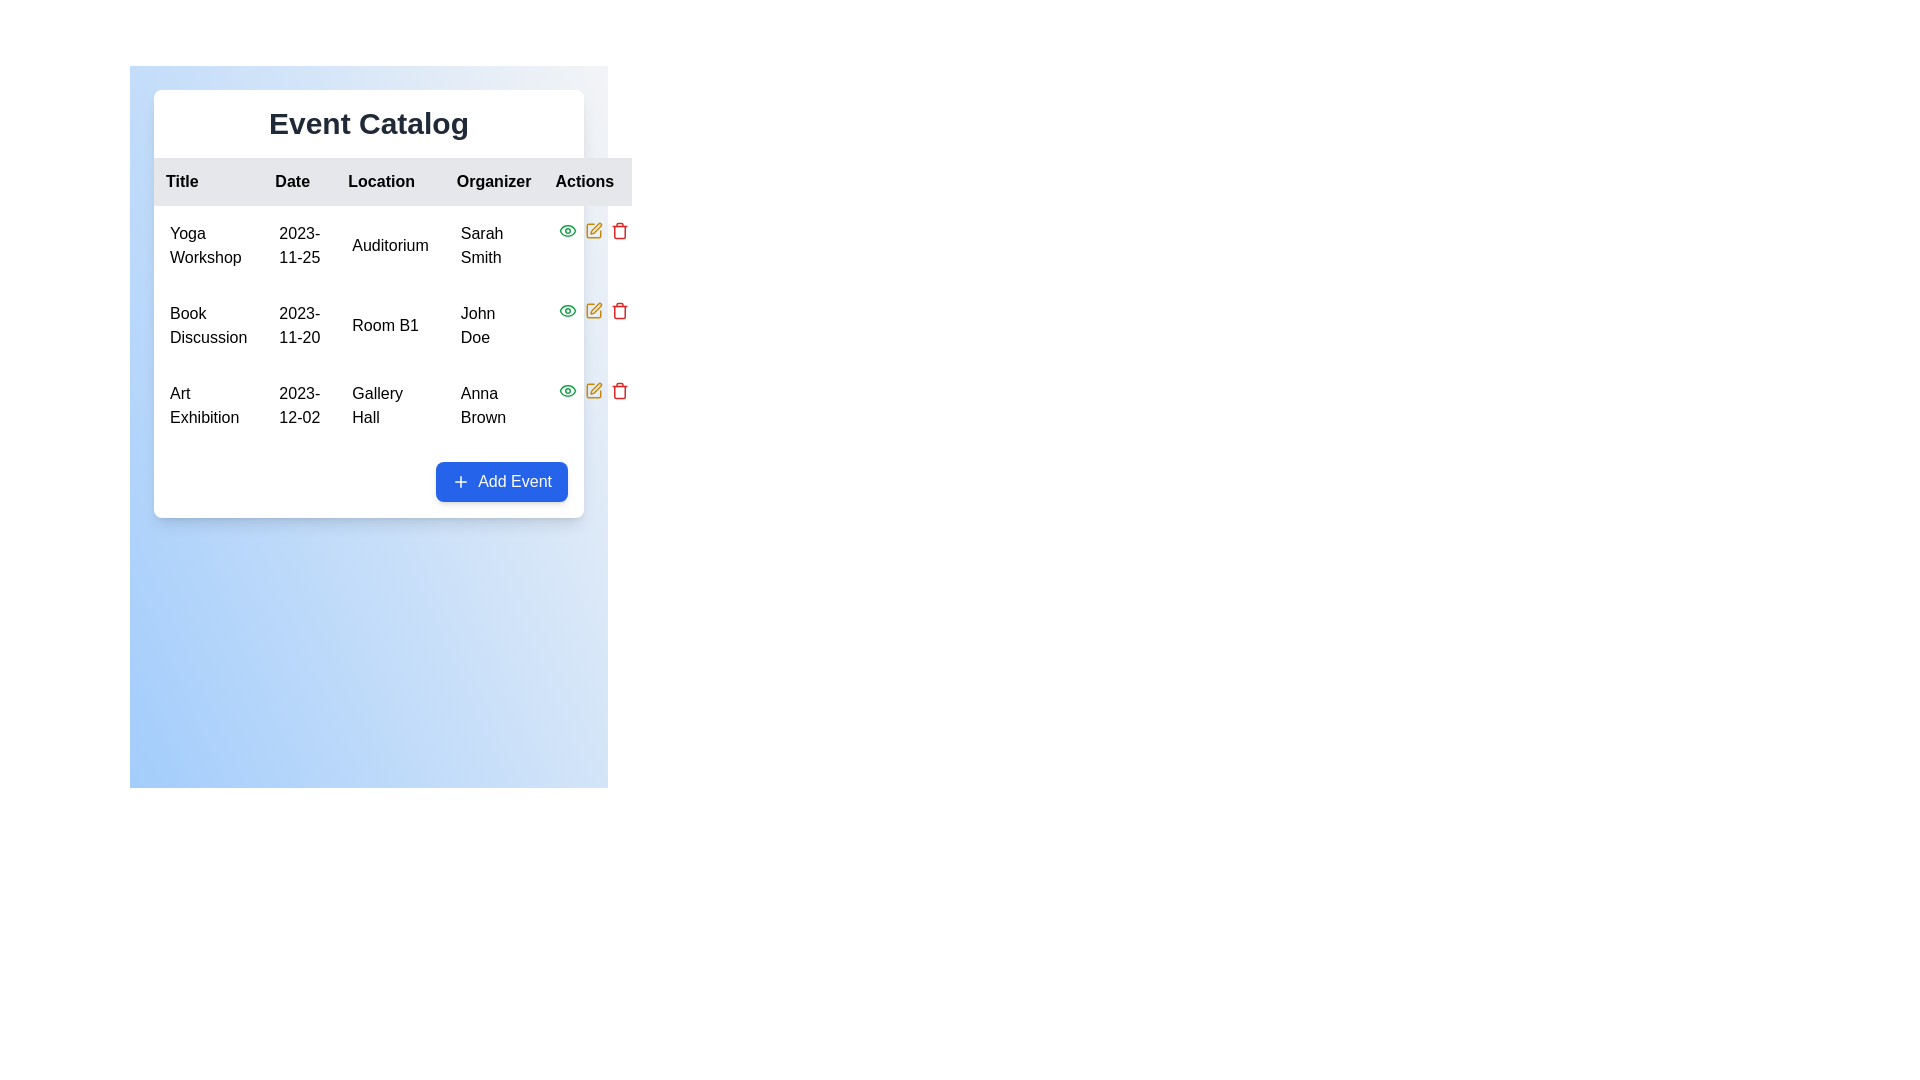 The width and height of the screenshot is (1920, 1080). I want to click on the static text field displaying '2023-12-02' under the 'Date' column in the 'Art Exhibition' row of the event catalog table, so click(298, 405).